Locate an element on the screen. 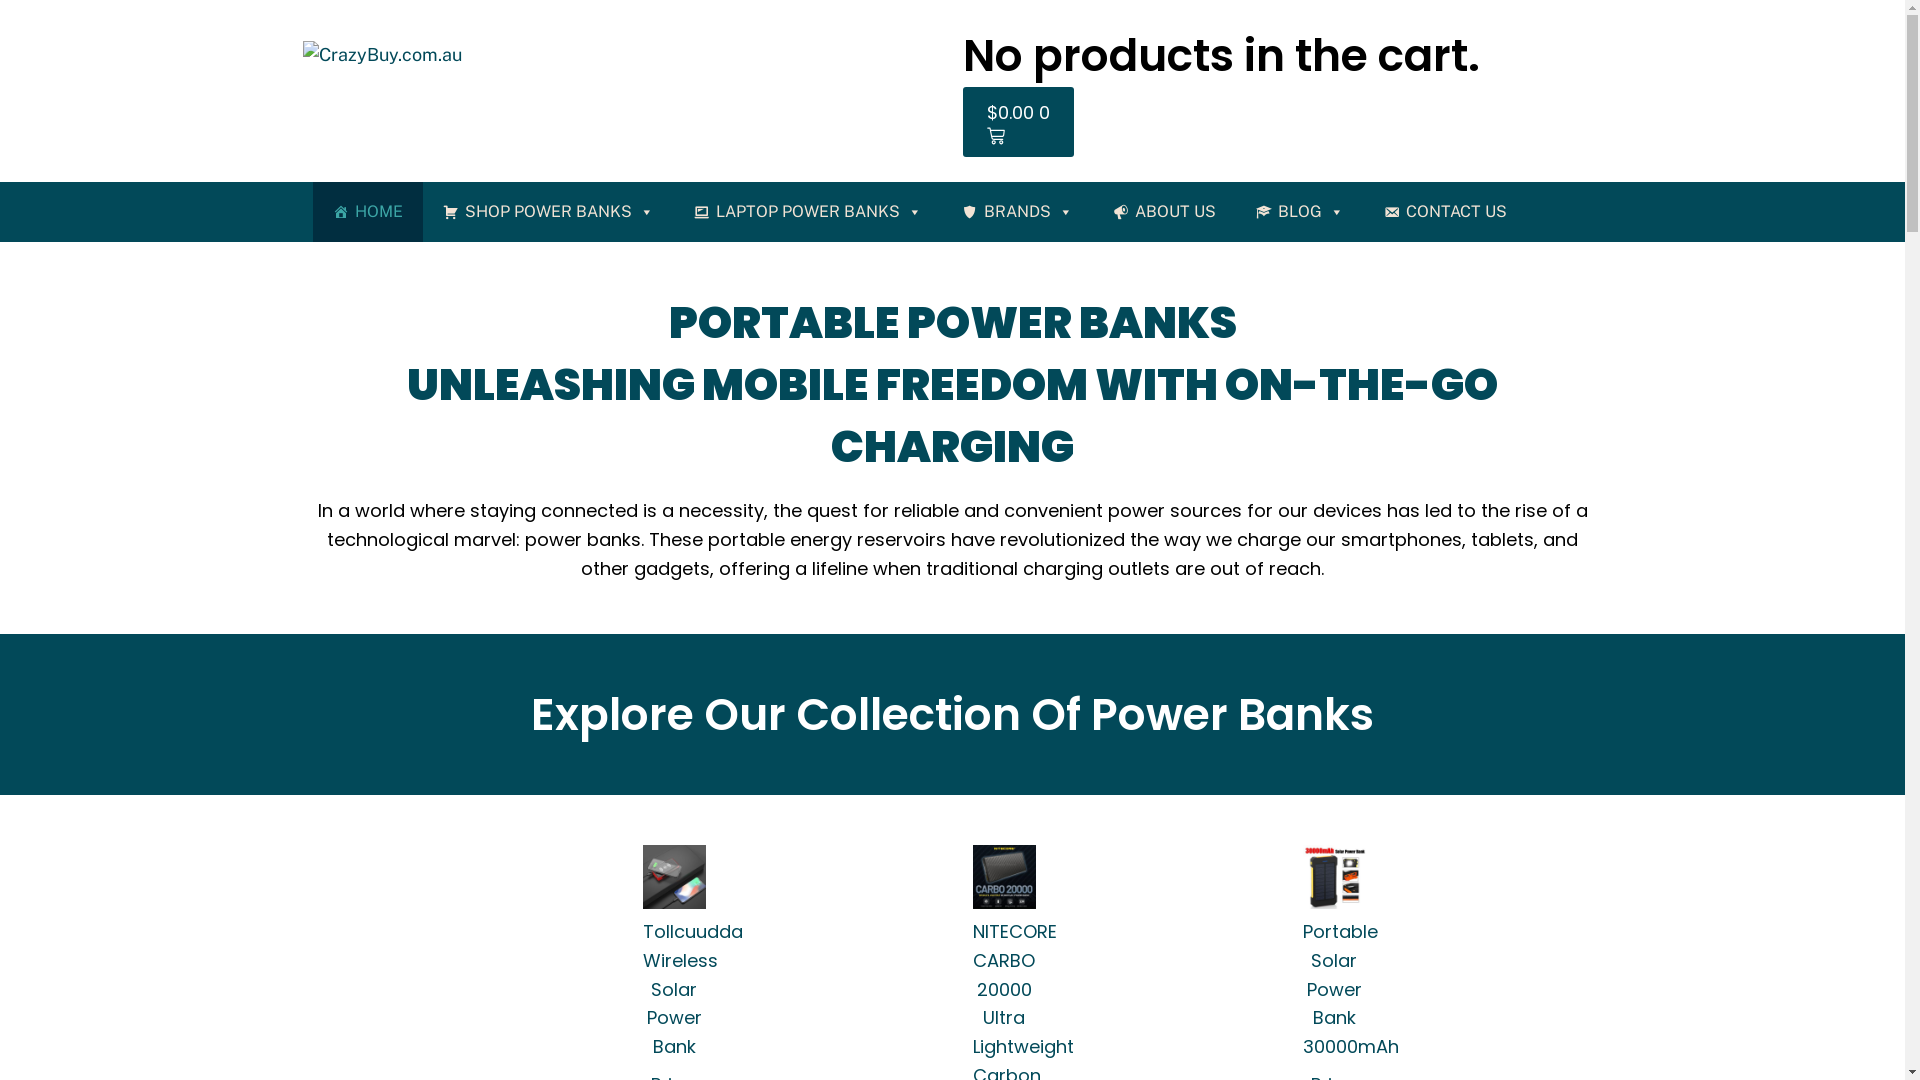  '$0.00 0' is located at coordinates (1017, 122).